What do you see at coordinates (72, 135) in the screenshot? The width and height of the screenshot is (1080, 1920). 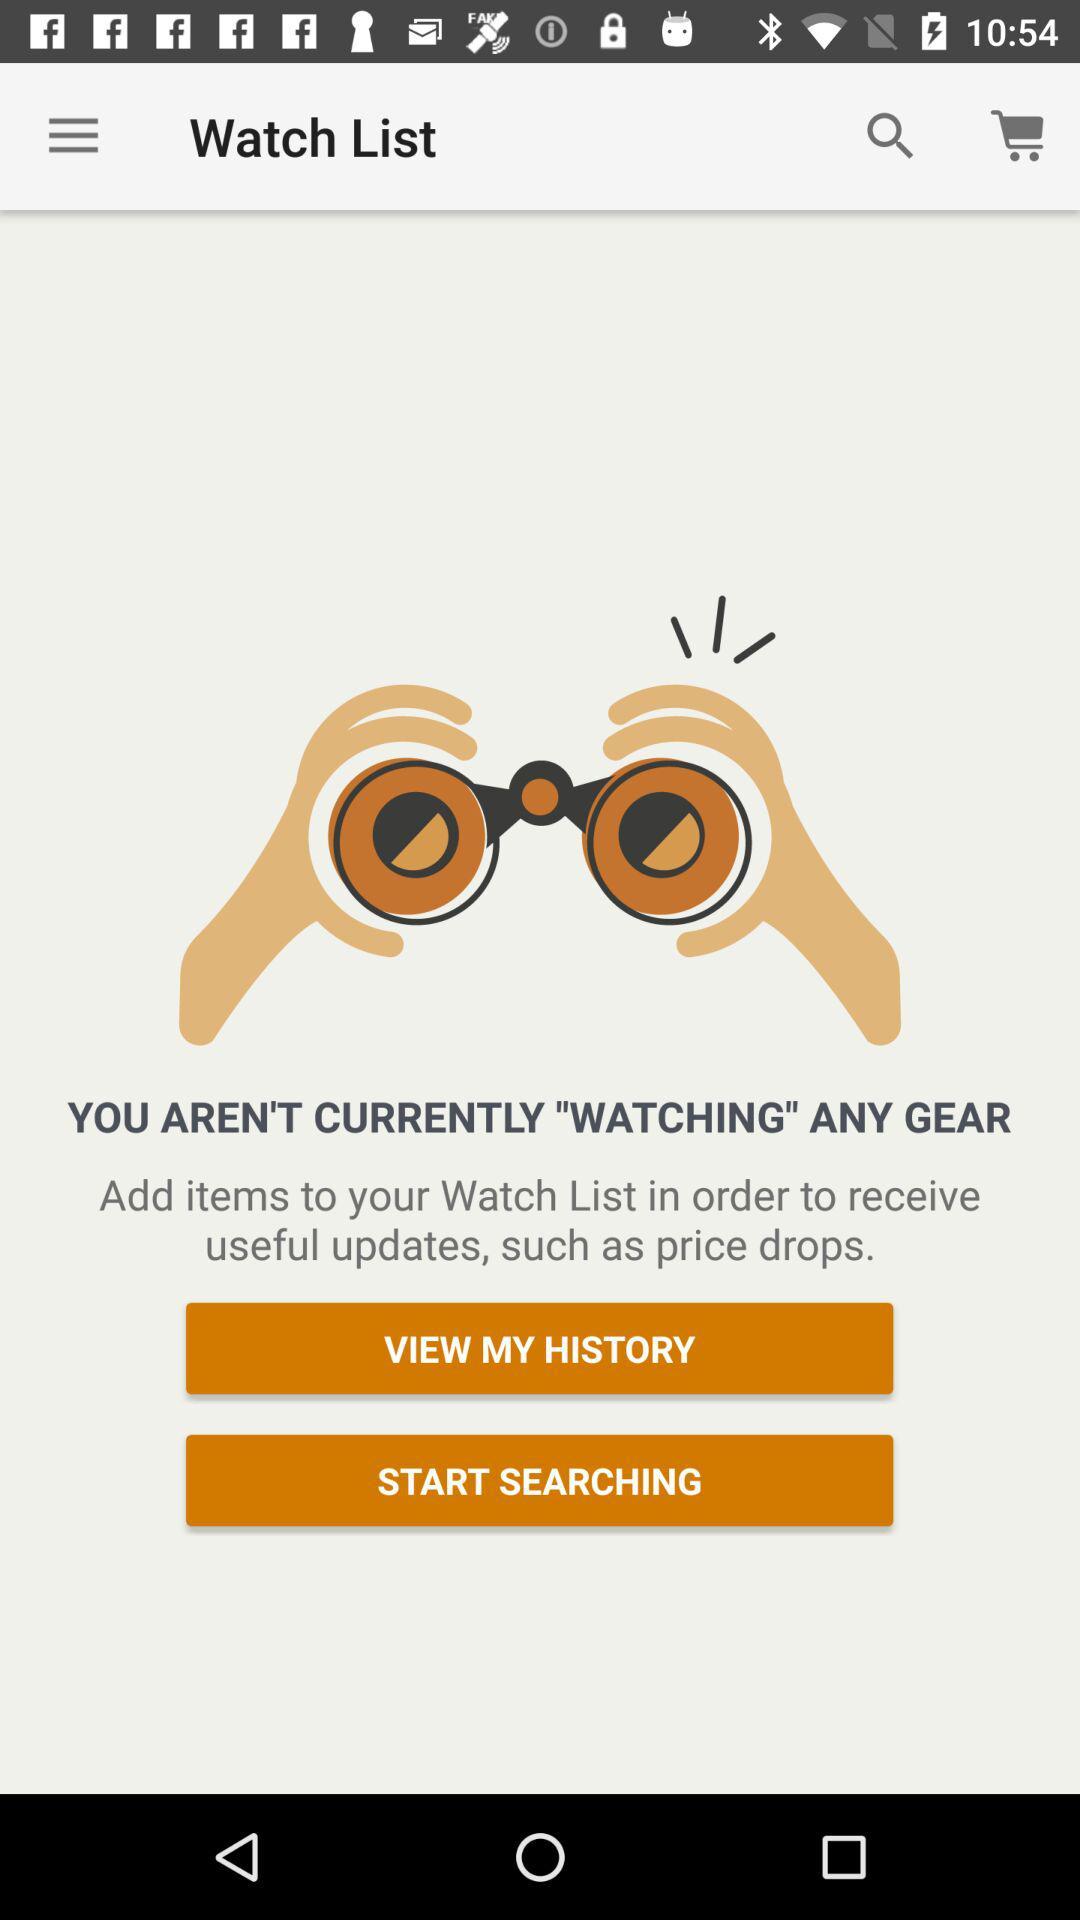 I see `the icon next to the watch list icon` at bounding box center [72, 135].